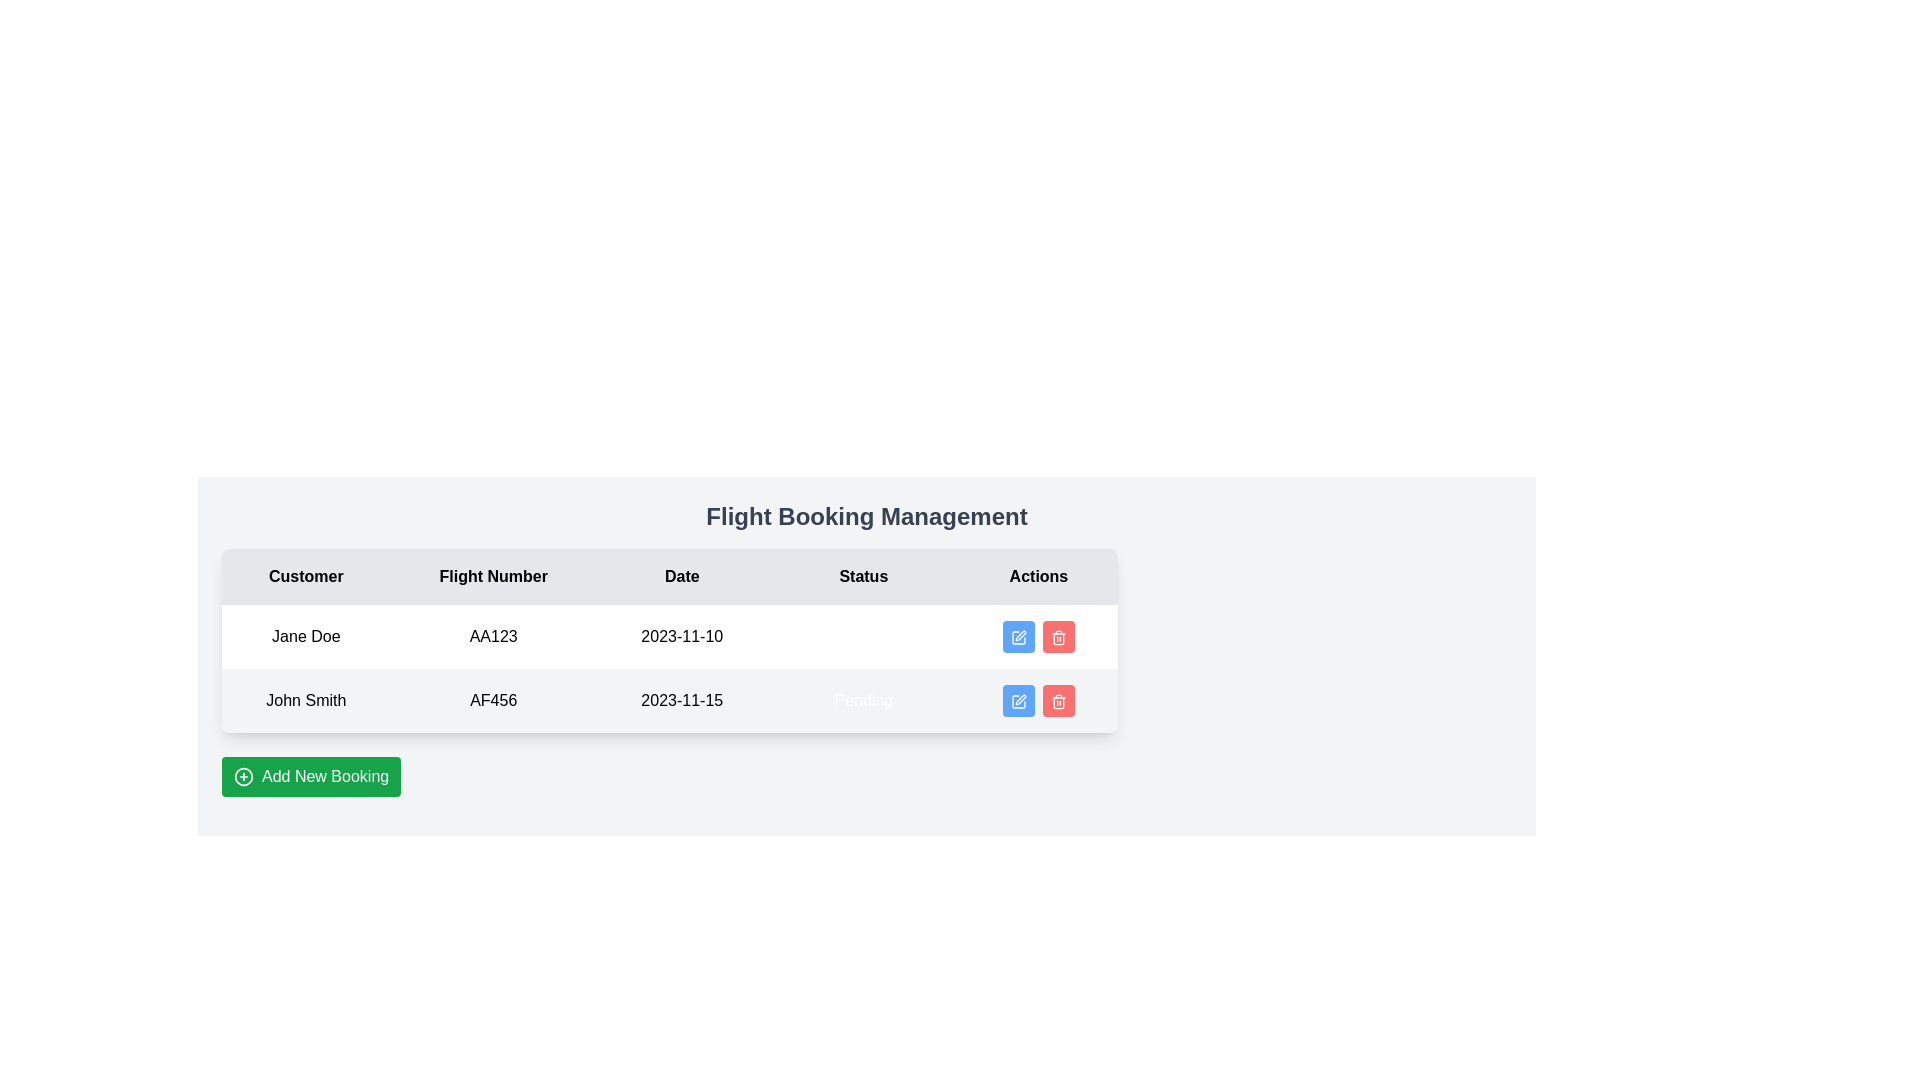 The height and width of the screenshot is (1080, 1920). What do you see at coordinates (493, 700) in the screenshot?
I see `the static text element displaying the flight number in the second row of the 'Flight Booking Management' table, located between 'Customer' (John Smith) and 'Date' (2023-11-15)` at bounding box center [493, 700].